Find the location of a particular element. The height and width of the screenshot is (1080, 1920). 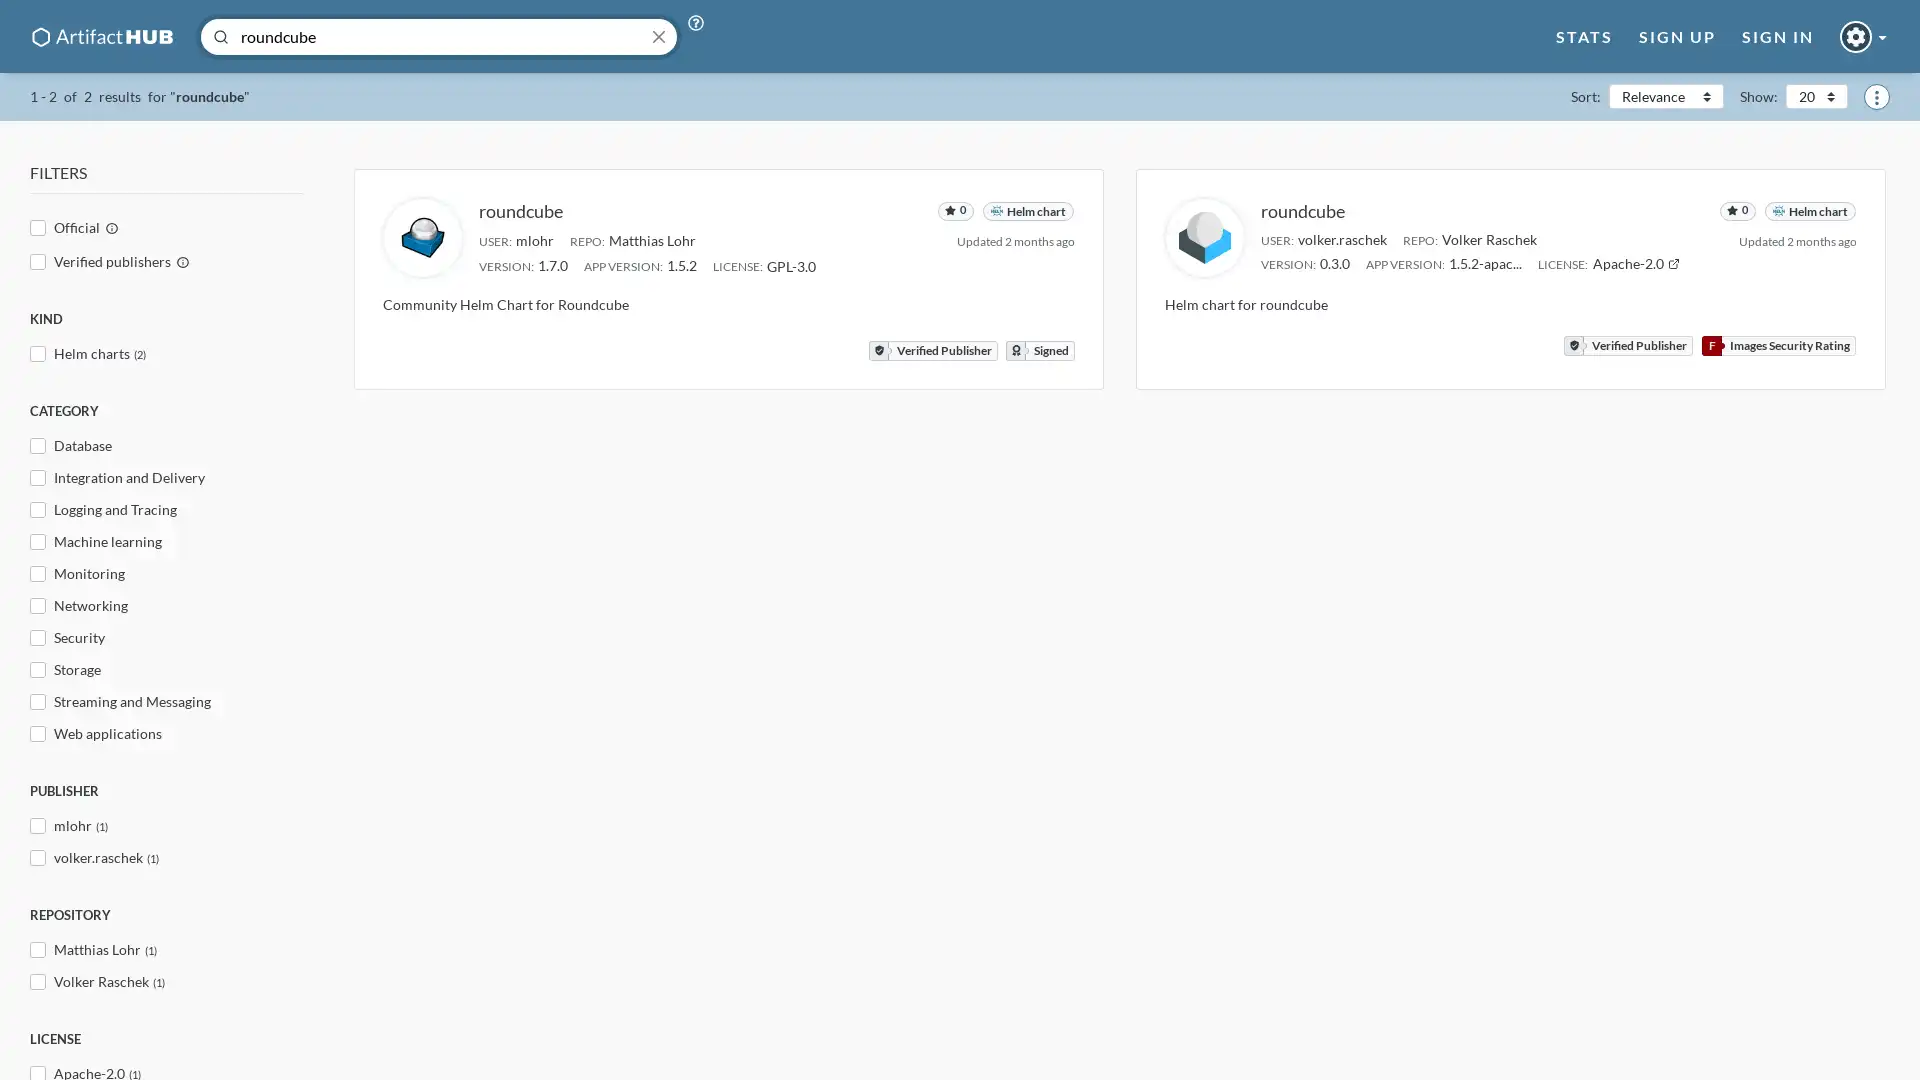

Show menu is located at coordinates (1875, 96).